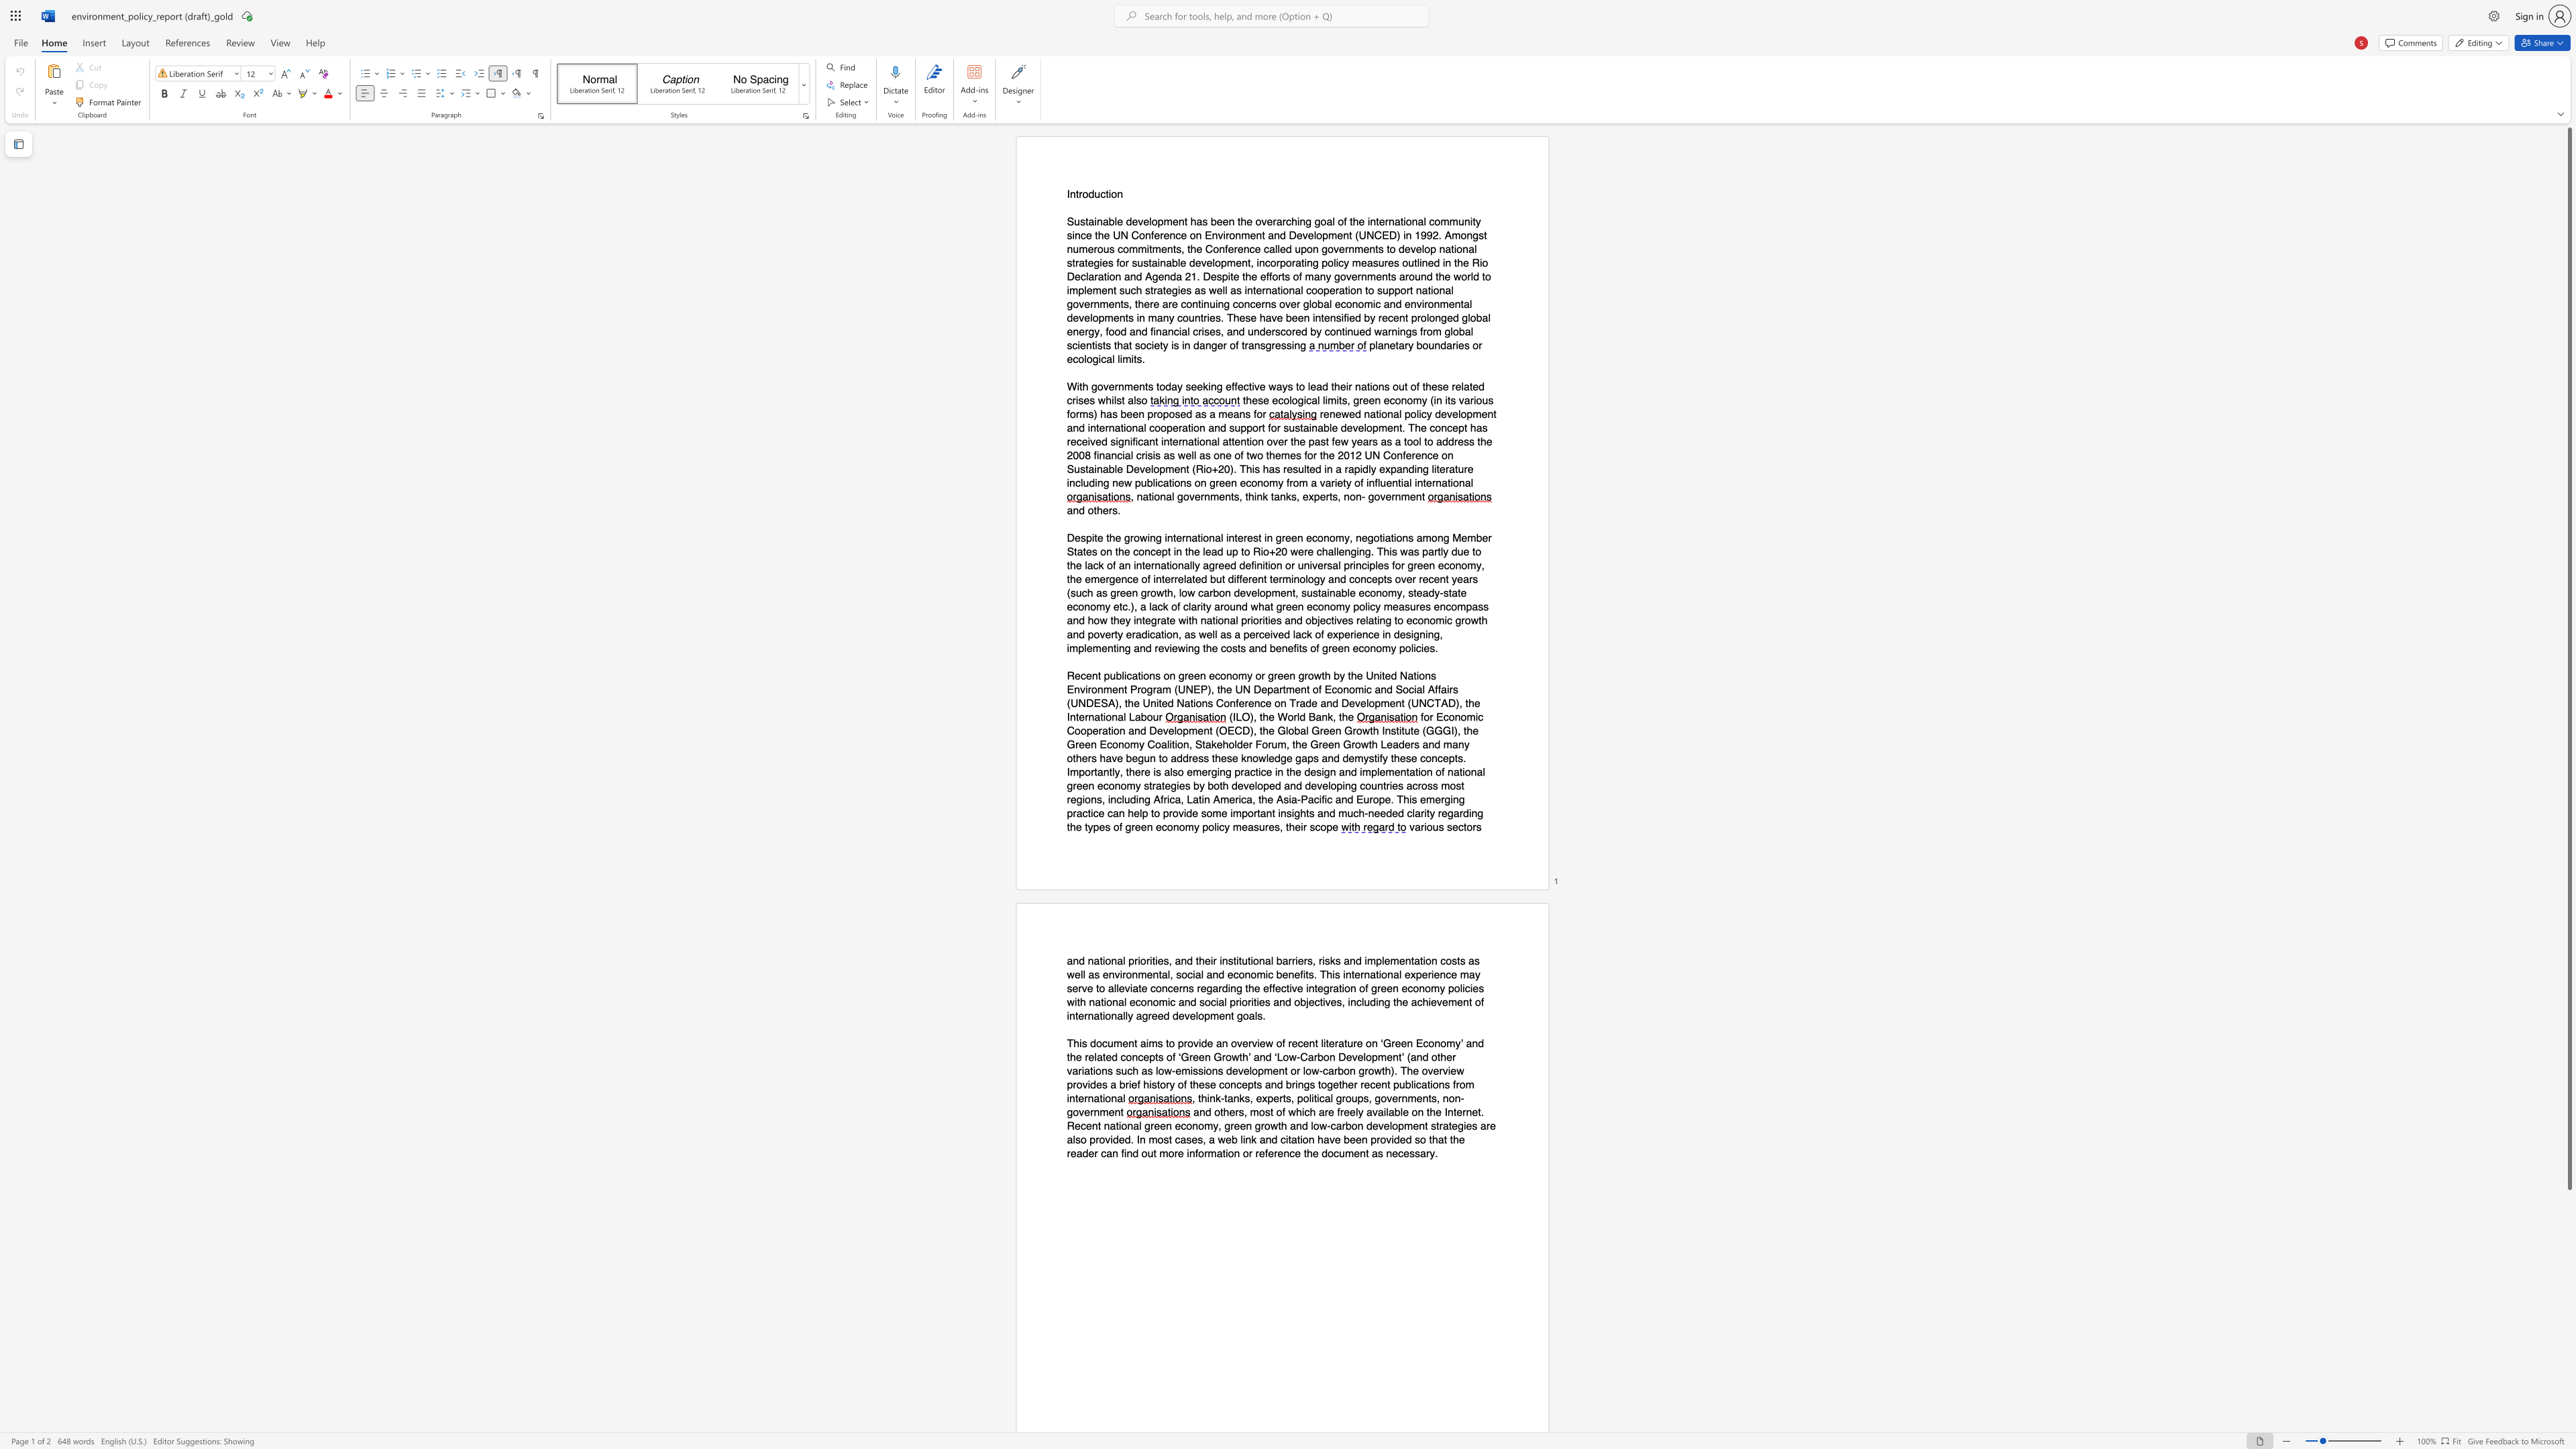 Image resolution: width=2576 pixels, height=1449 pixels. I want to click on the scrollbar to scroll downward, so click(2568, 1280).